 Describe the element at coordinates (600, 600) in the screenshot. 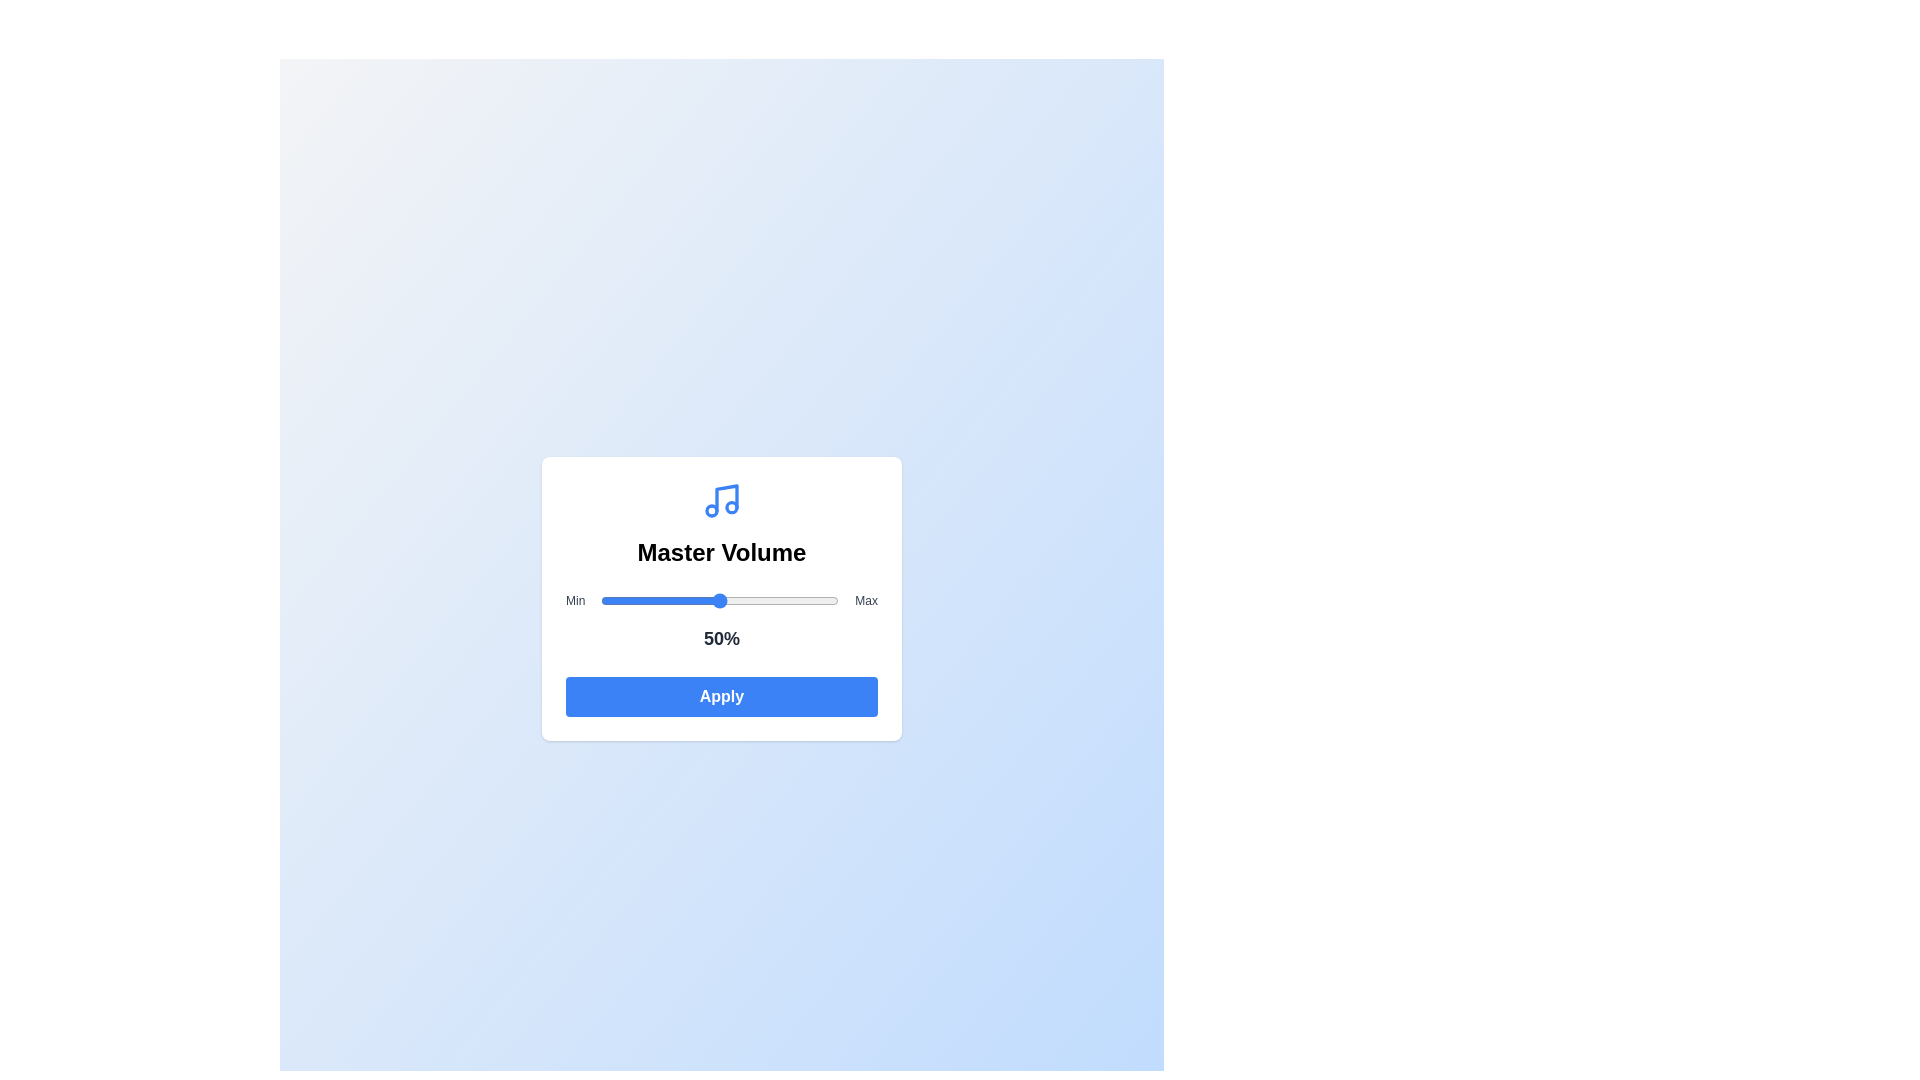

I see `the volume slider to set the volume to 0%` at that location.